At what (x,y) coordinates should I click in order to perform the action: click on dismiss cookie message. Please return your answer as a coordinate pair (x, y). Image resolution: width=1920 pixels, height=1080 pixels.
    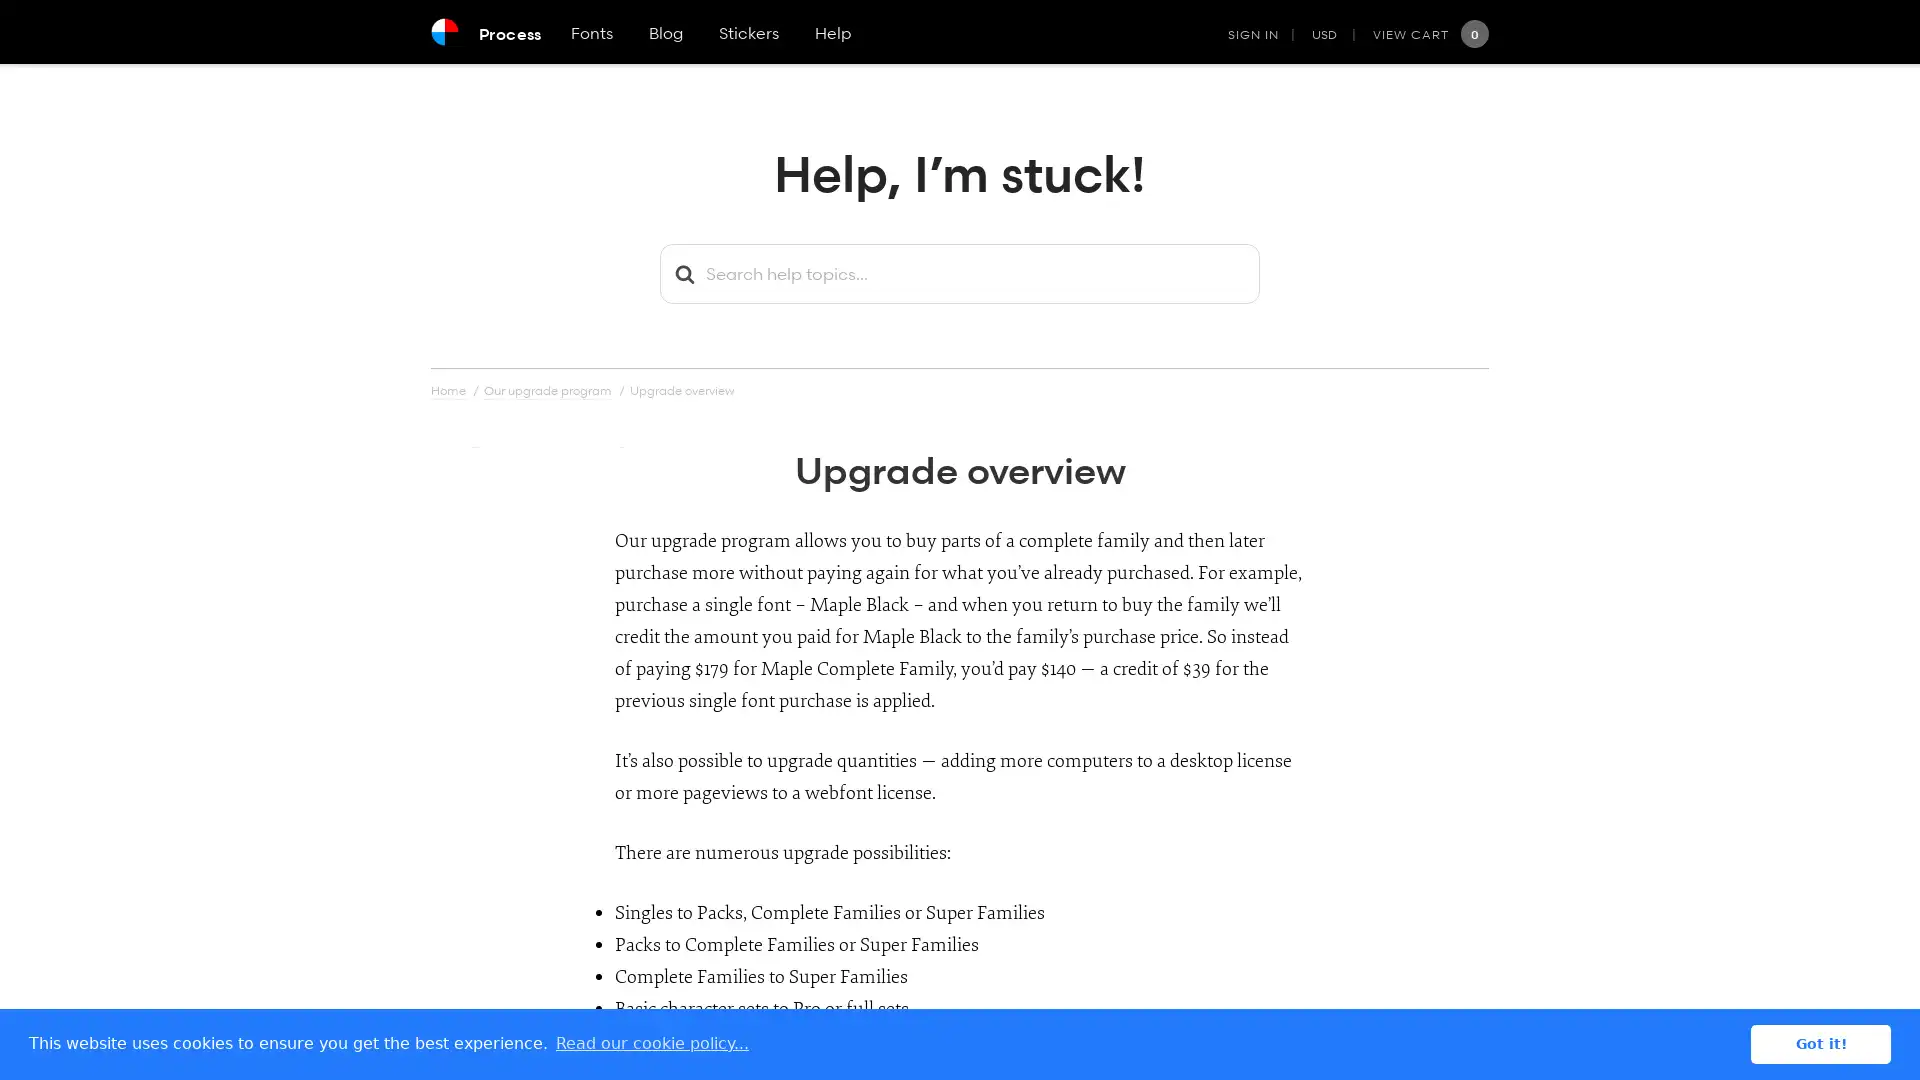
    Looking at the image, I should click on (1820, 1043).